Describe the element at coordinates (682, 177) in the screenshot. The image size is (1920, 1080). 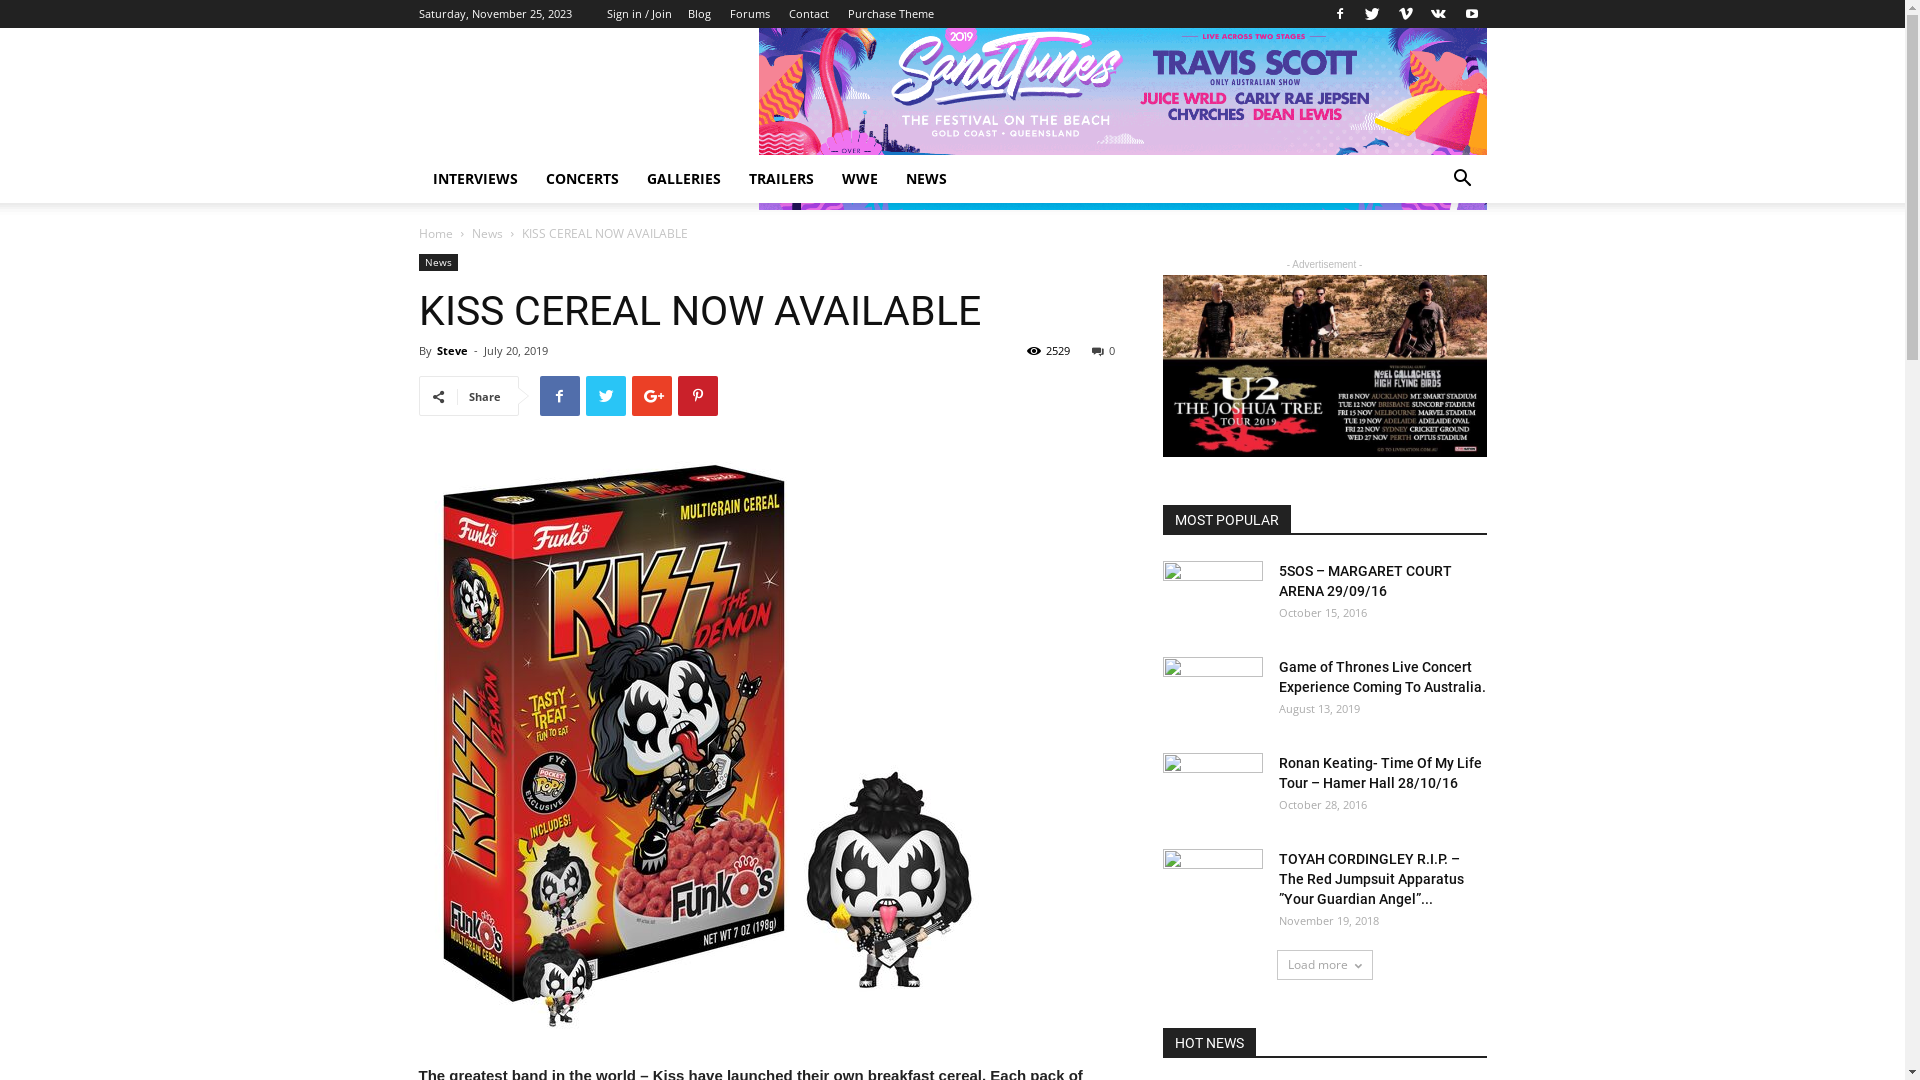
I see `'GALLERIES'` at that location.